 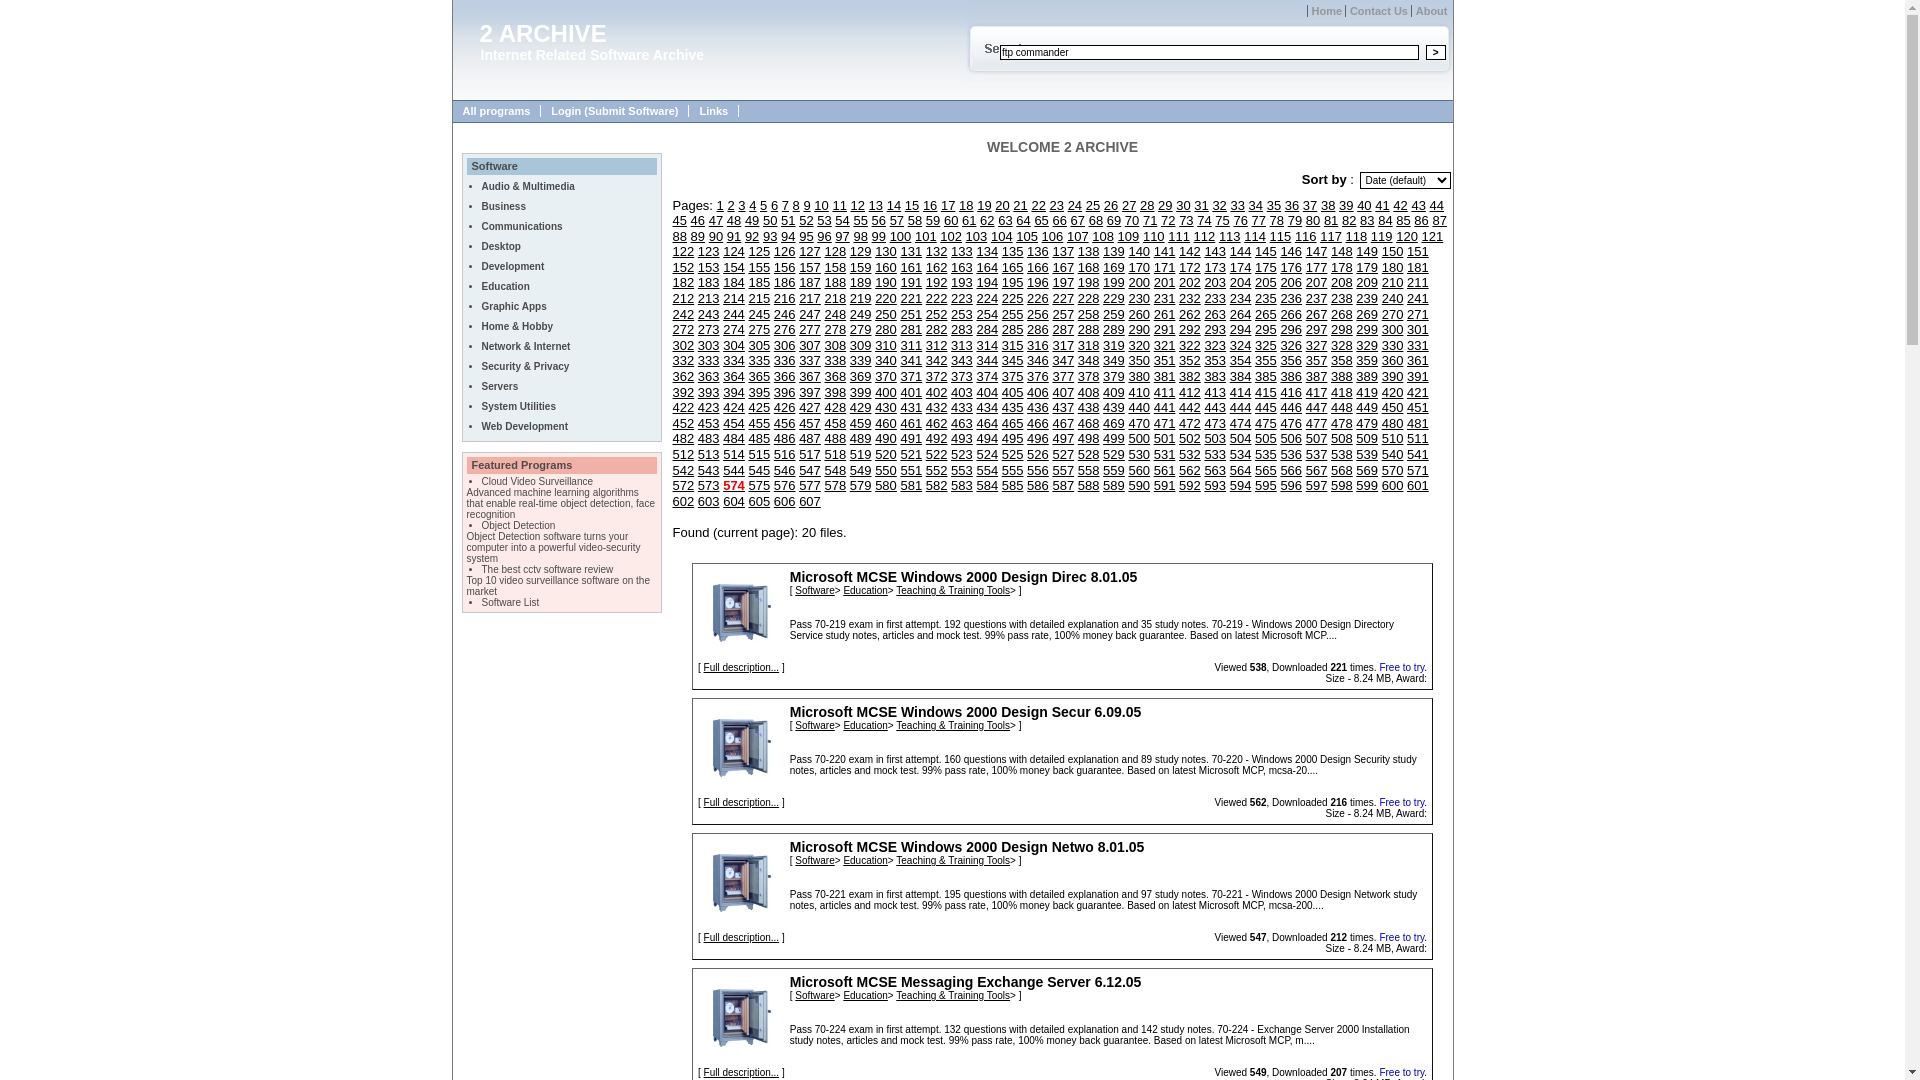 I want to click on '216', so click(x=784, y=298).